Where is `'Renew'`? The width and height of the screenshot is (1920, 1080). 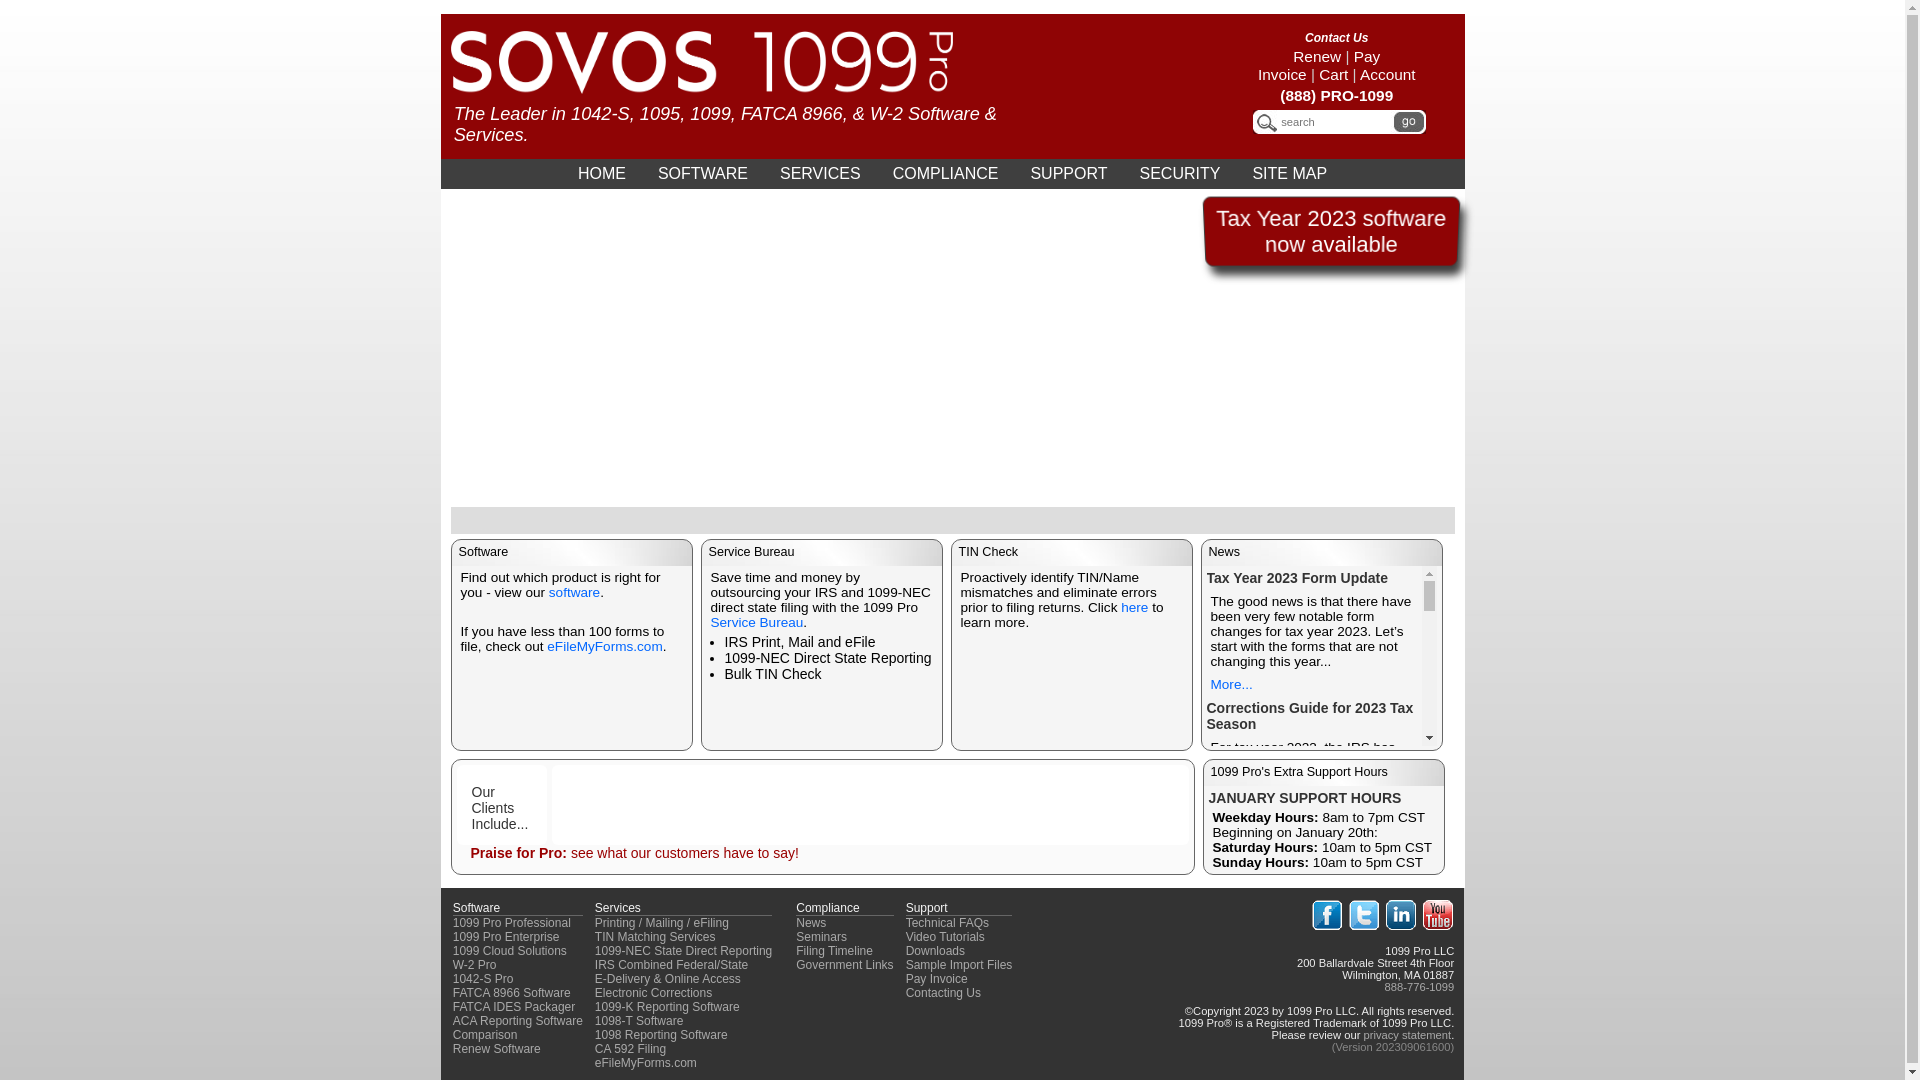
'Renew' is located at coordinates (1316, 55).